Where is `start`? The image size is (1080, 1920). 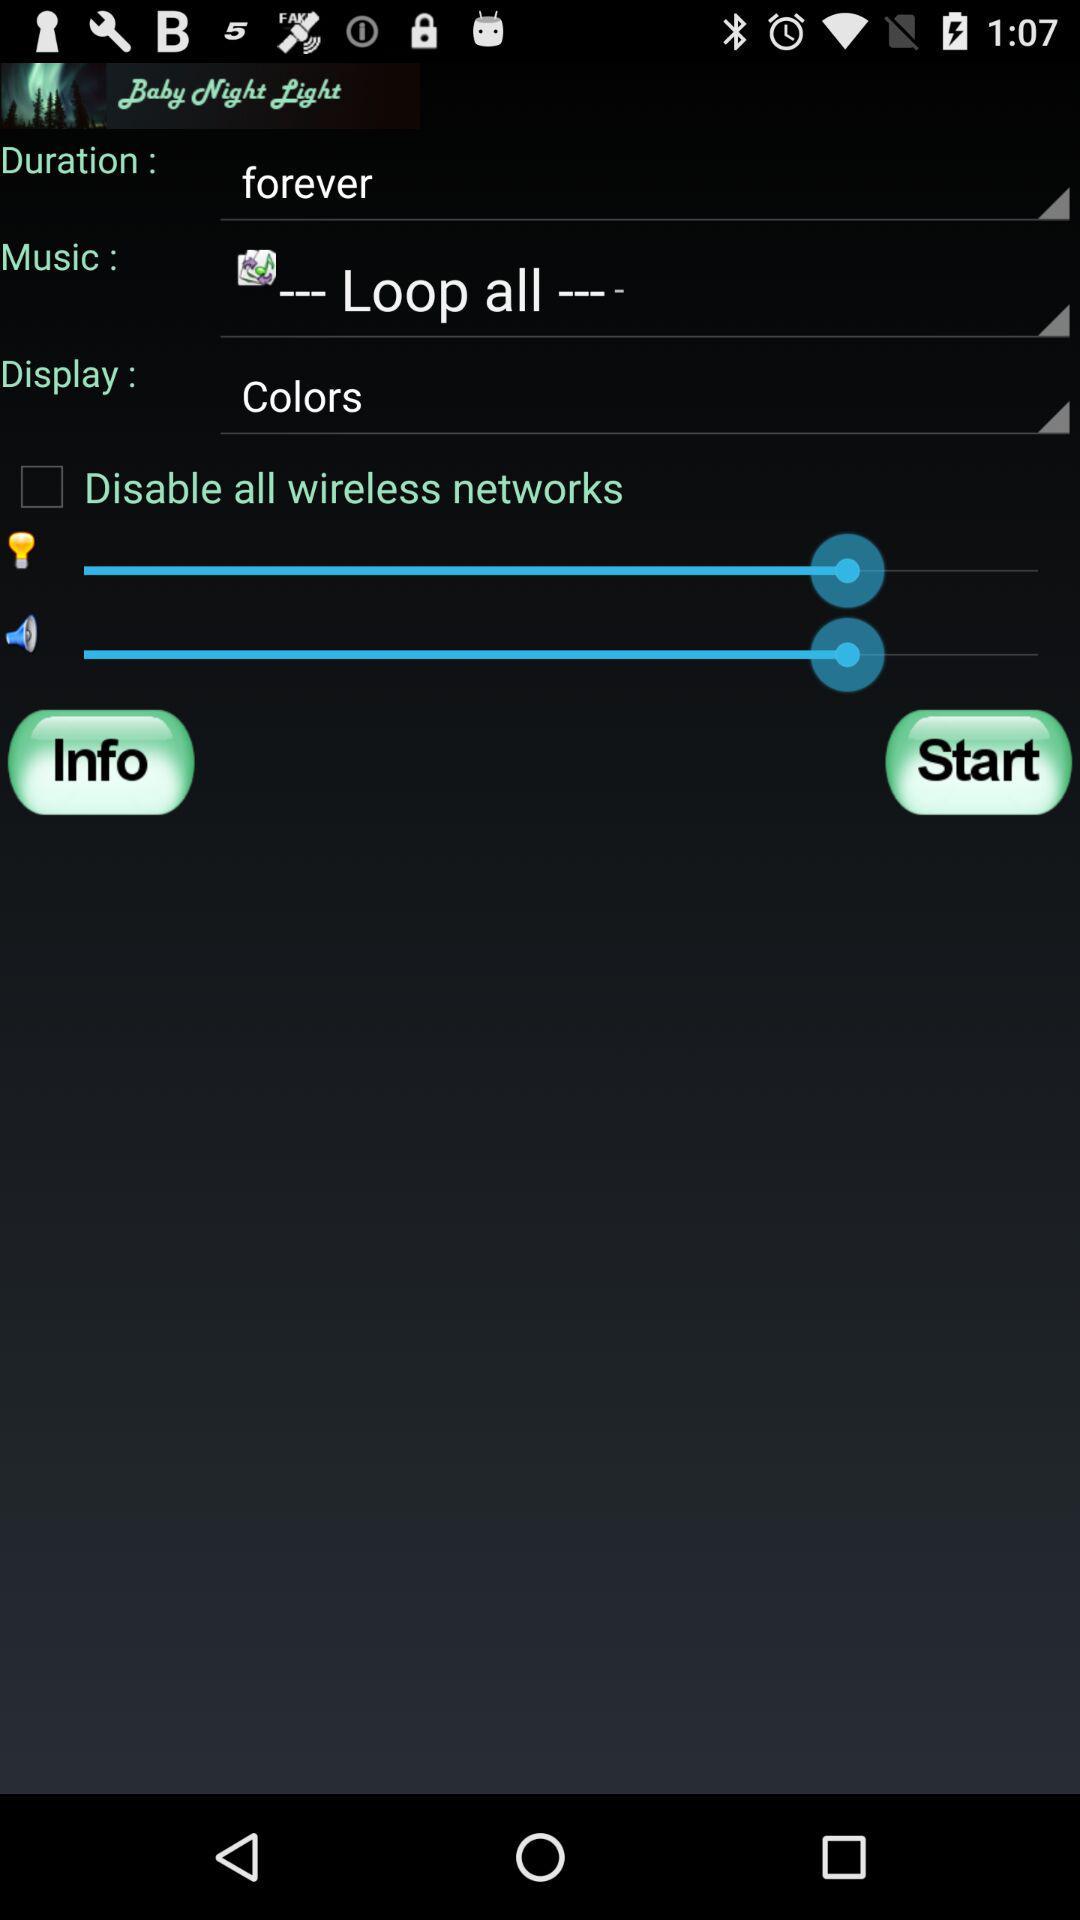
start is located at coordinates (977, 761).